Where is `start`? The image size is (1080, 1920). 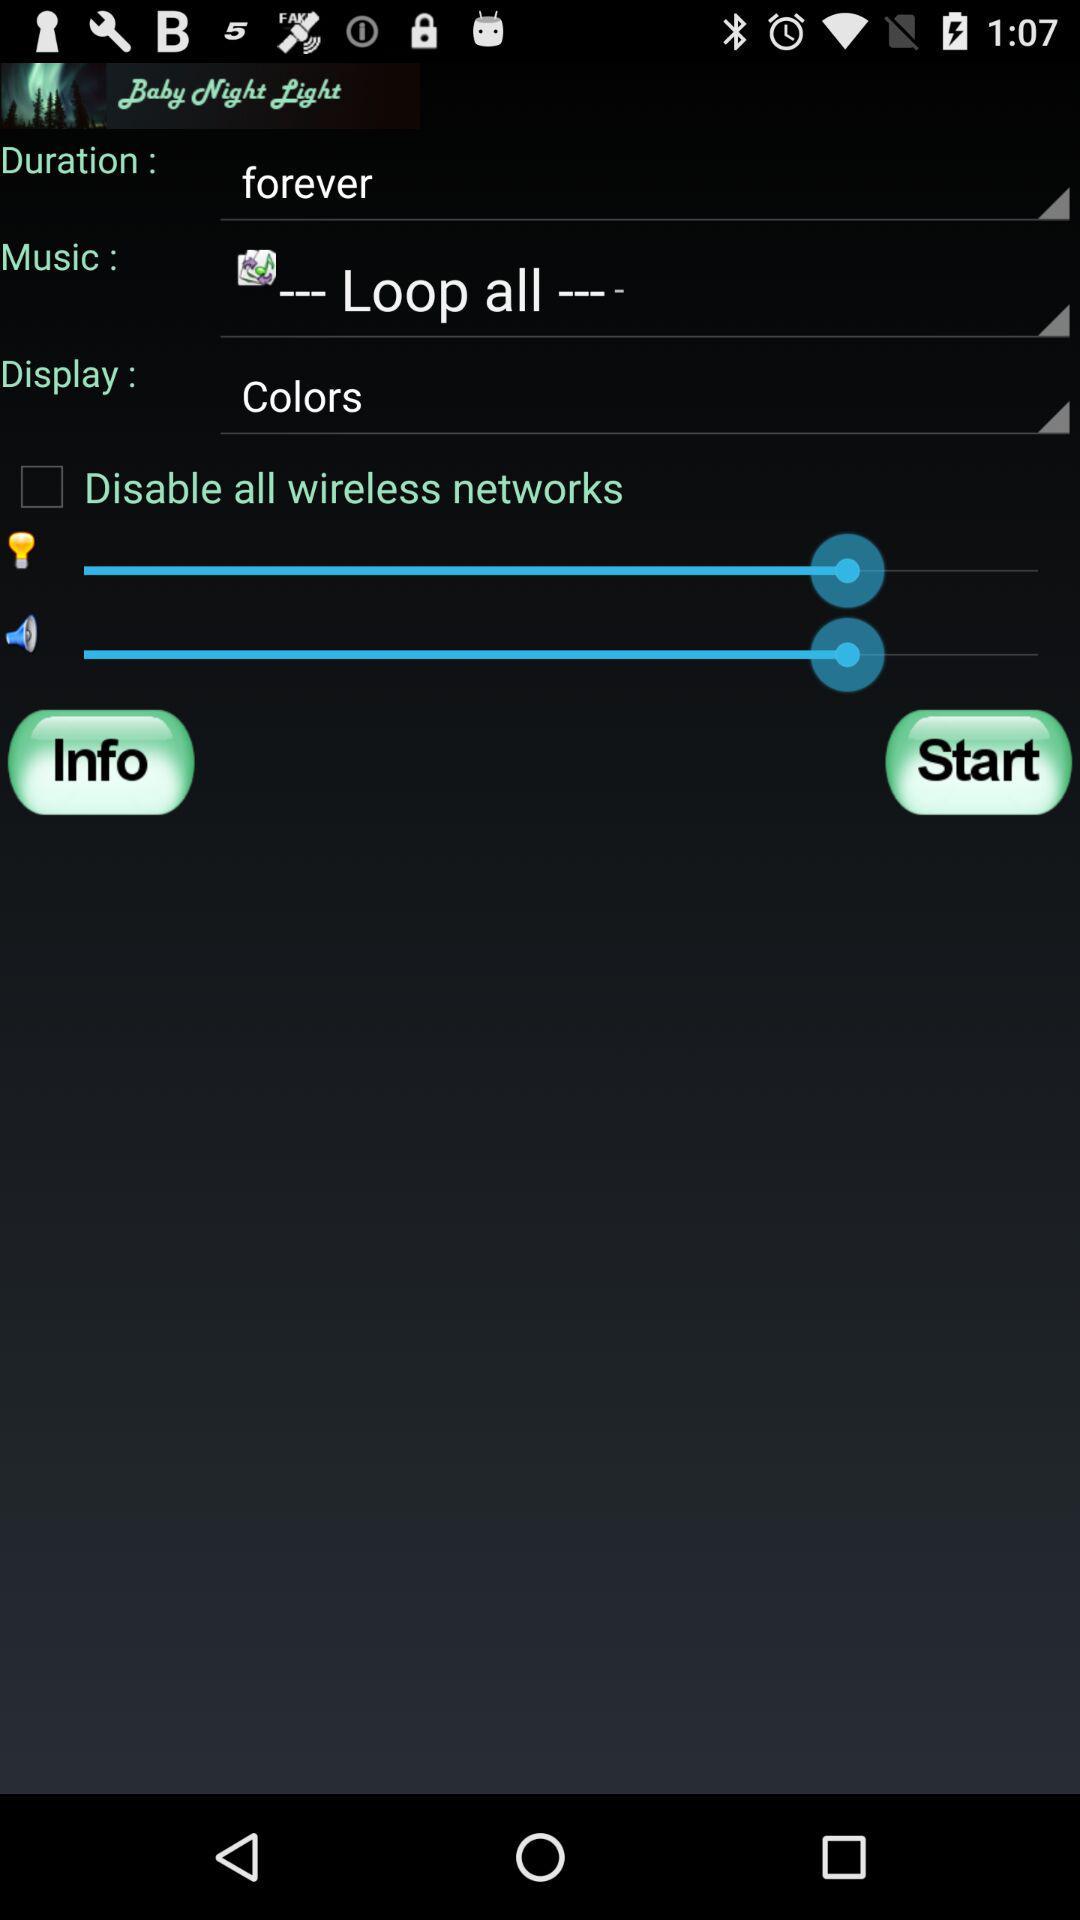
start is located at coordinates (977, 761).